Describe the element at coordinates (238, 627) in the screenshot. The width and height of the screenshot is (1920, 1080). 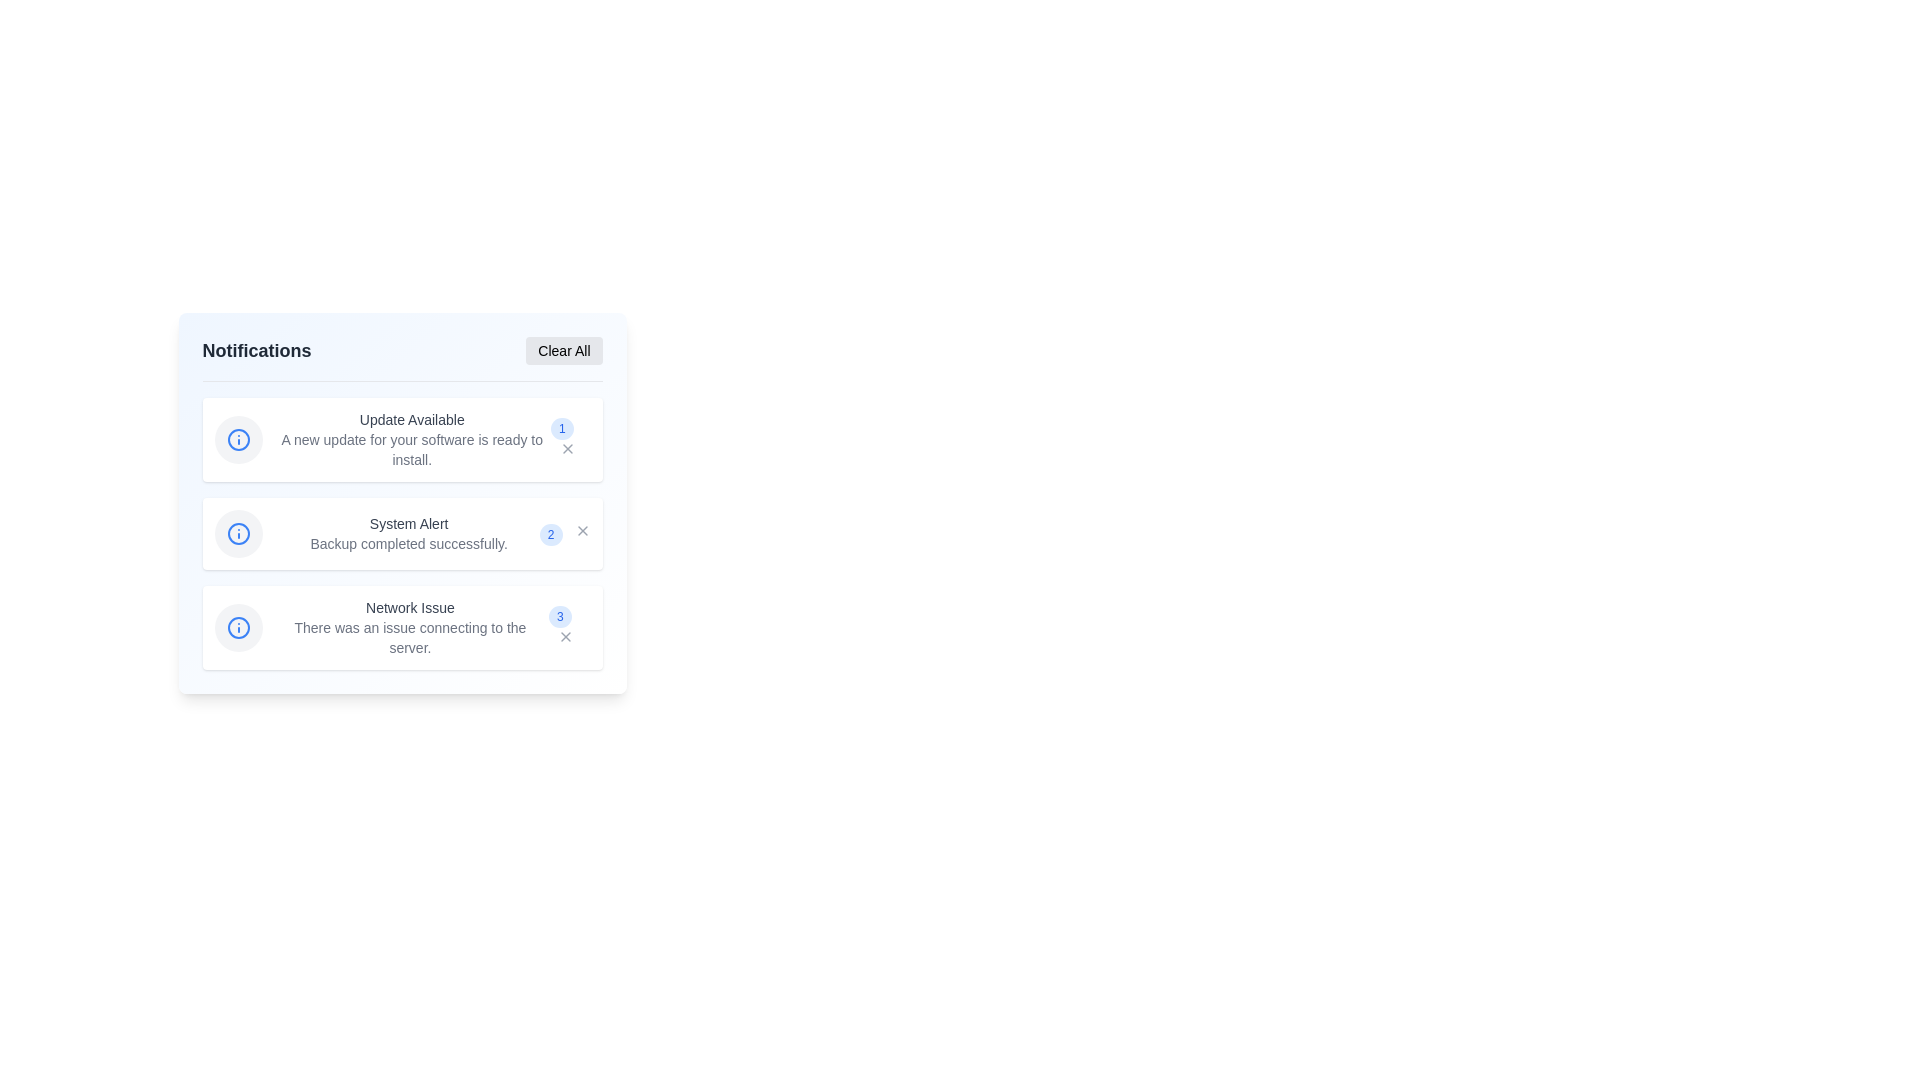
I see `the circular icon with a light gray background and blue border containing an information symbol, located to the left of the 'Network Issue' text in the third notification` at that location.